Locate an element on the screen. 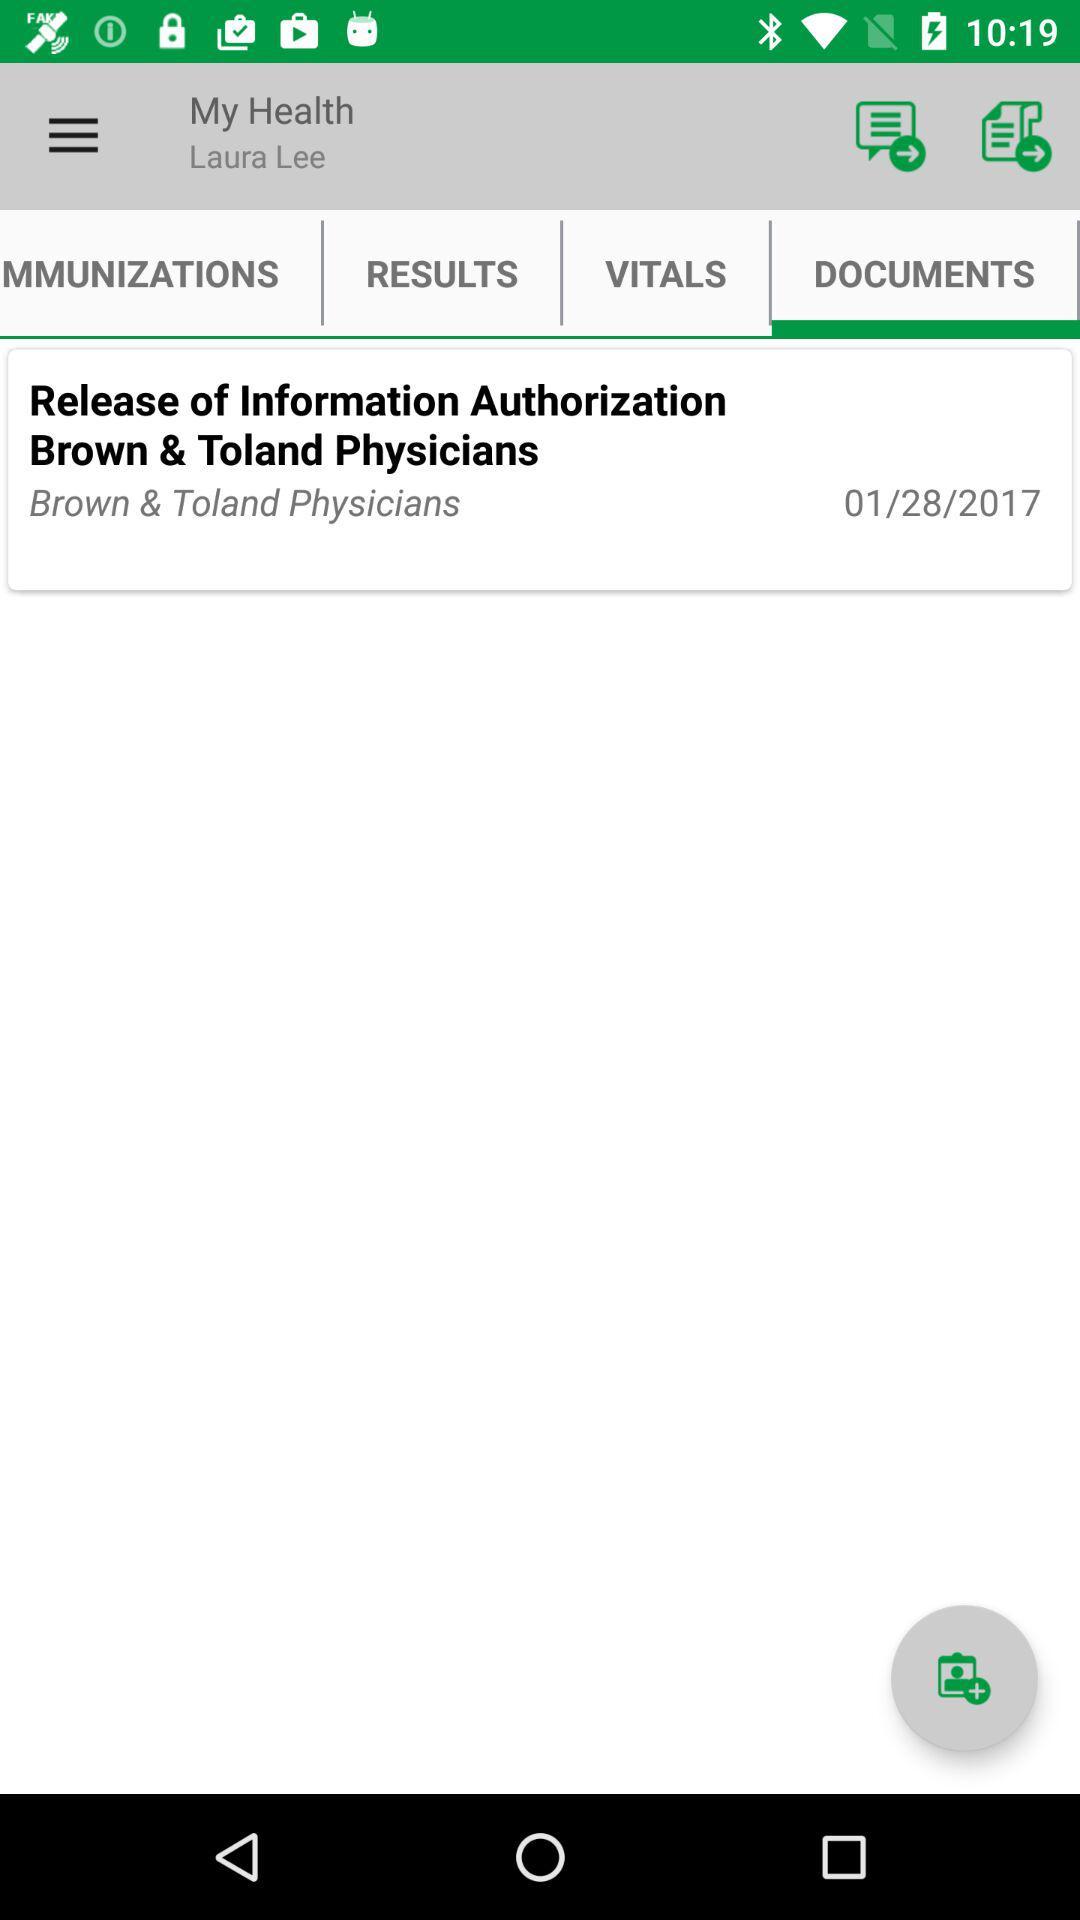 The width and height of the screenshot is (1080, 1920). icon above the documents is located at coordinates (1017, 135).